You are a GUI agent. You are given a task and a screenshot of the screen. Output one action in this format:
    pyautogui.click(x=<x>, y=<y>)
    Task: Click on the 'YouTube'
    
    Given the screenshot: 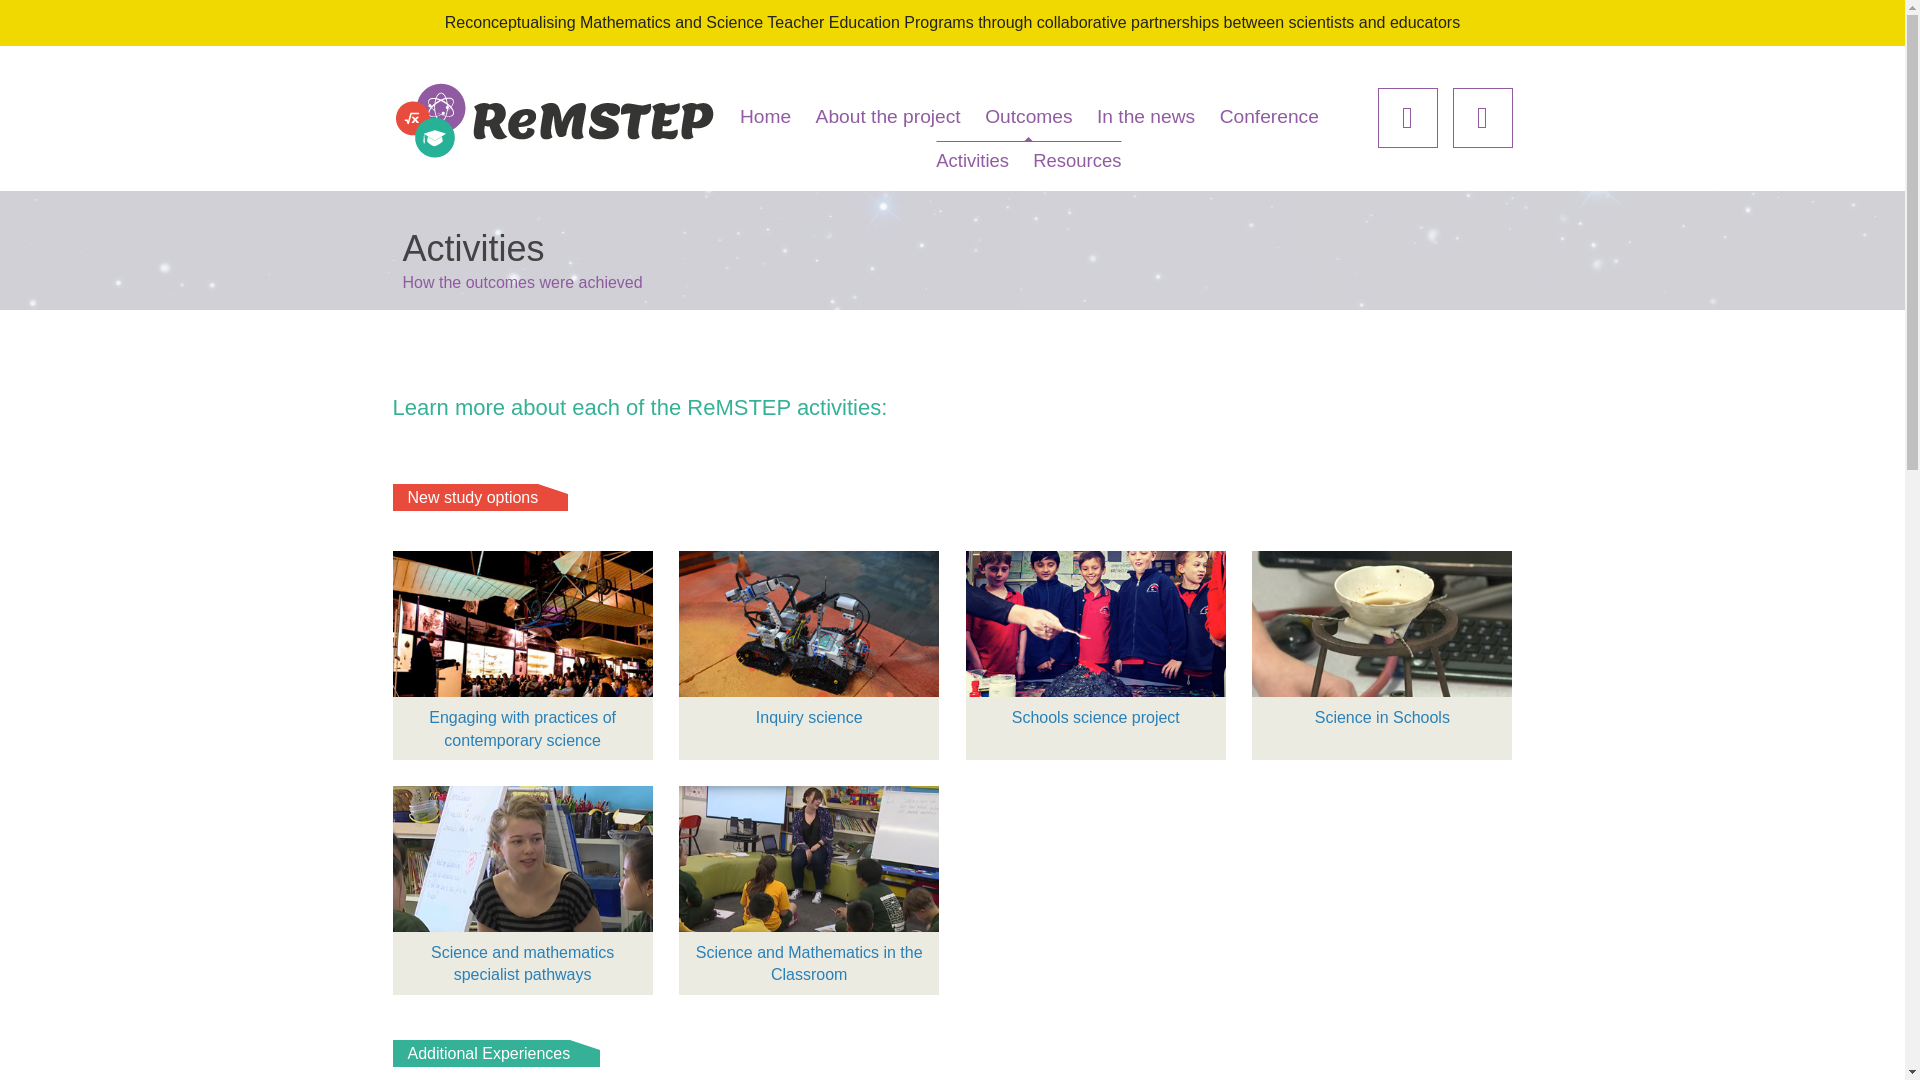 What is the action you would take?
    pyautogui.click(x=1482, y=118)
    